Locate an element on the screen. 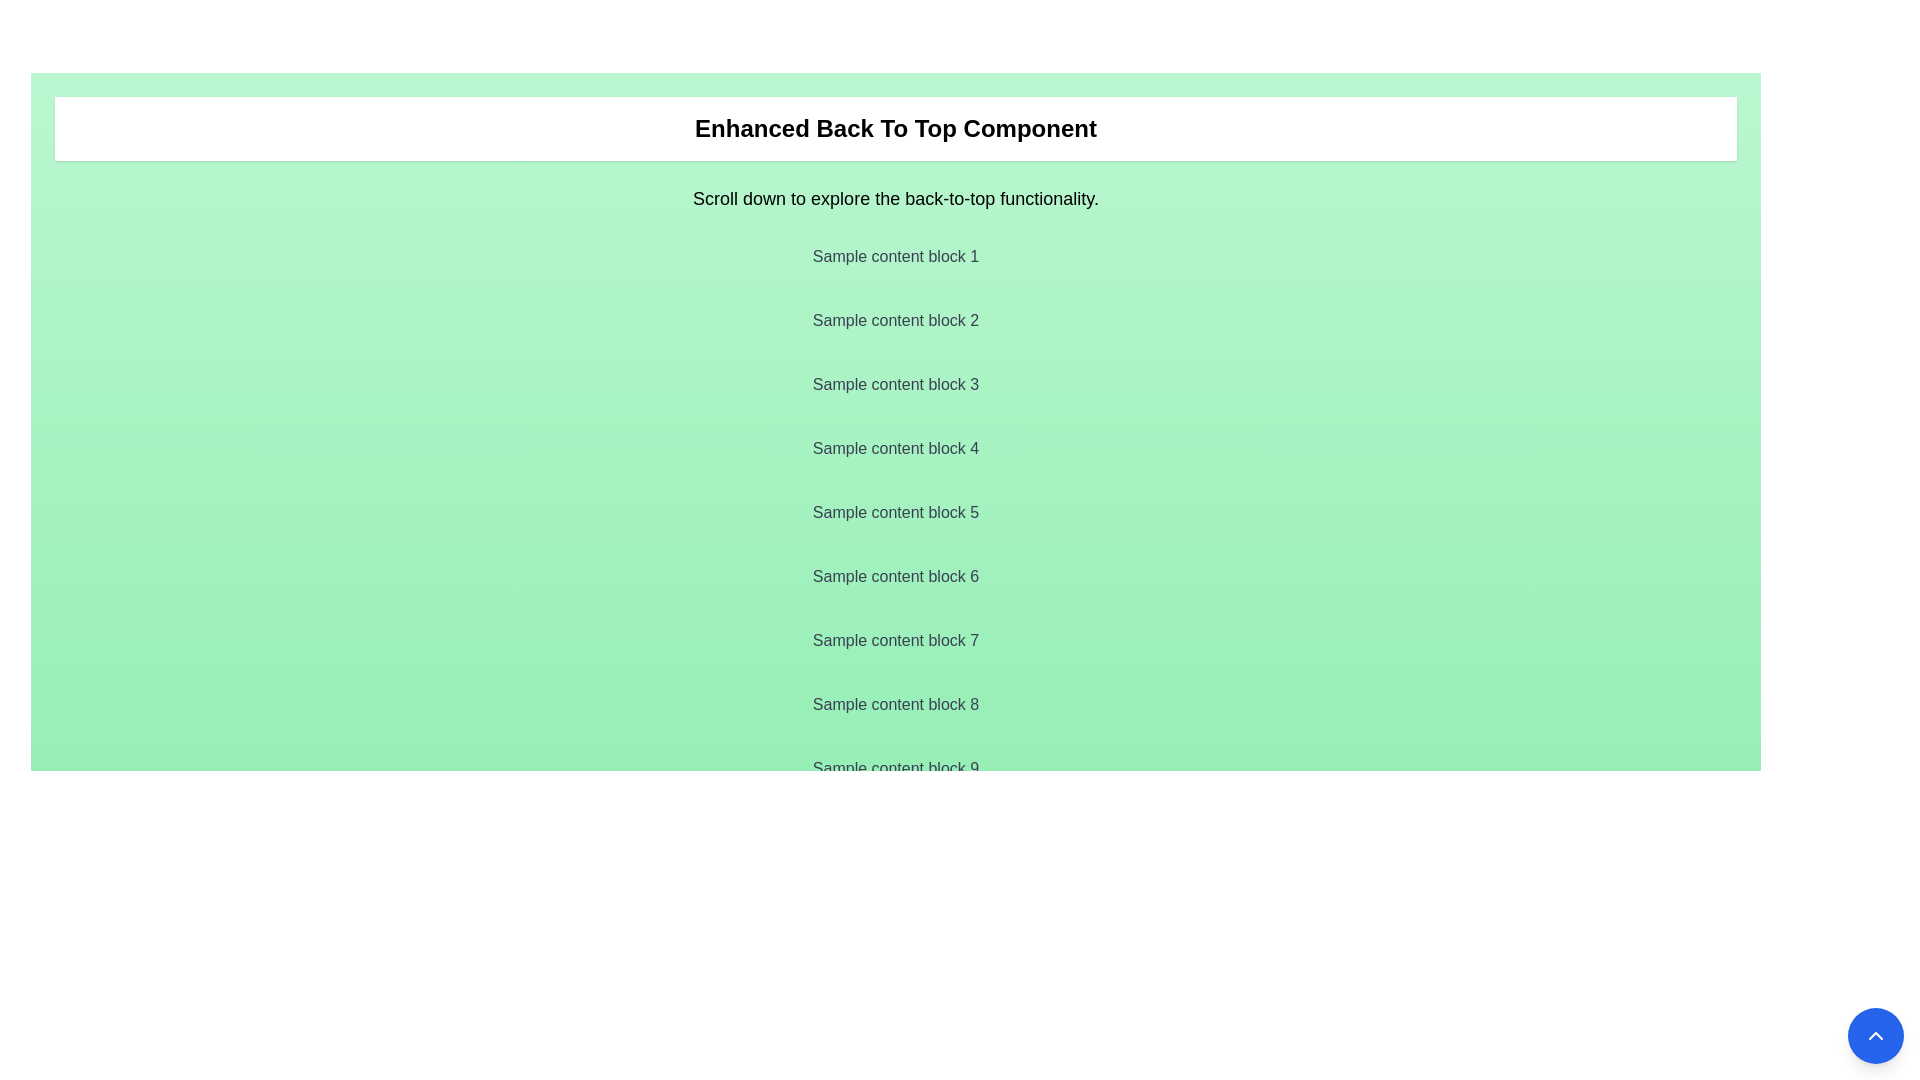 The width and height of the screenshot is (1920, 1080). the text content of the second visible text block in the vertical list of content blocks, positioned between 'Sample content block 1' and 'Sample content block 3' is located at coordinates (895, 319).